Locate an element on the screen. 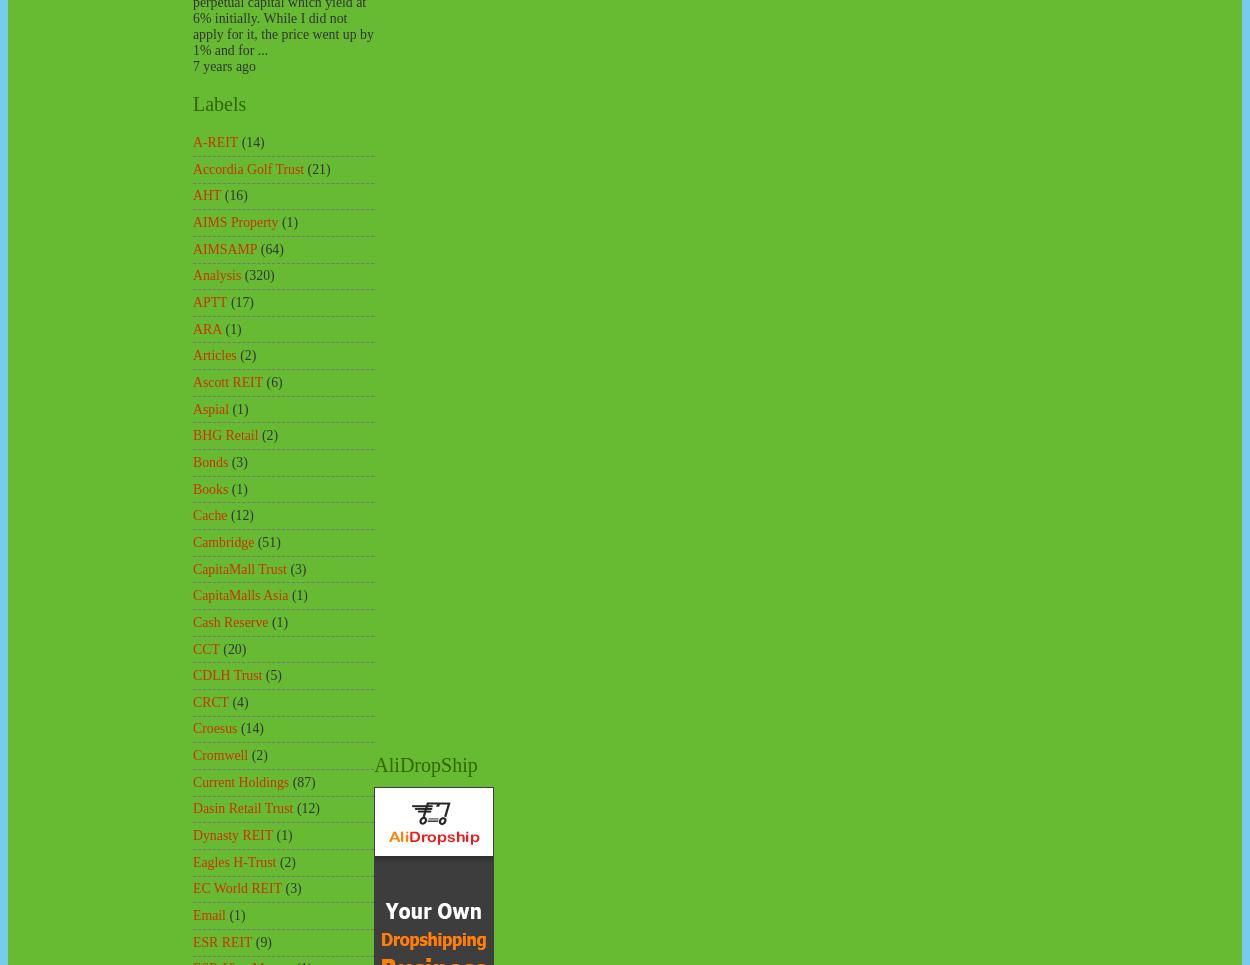 Image resolution: width=1250 pixels, height=965 pixels. '(20)' is located at coordinates (222, 648).